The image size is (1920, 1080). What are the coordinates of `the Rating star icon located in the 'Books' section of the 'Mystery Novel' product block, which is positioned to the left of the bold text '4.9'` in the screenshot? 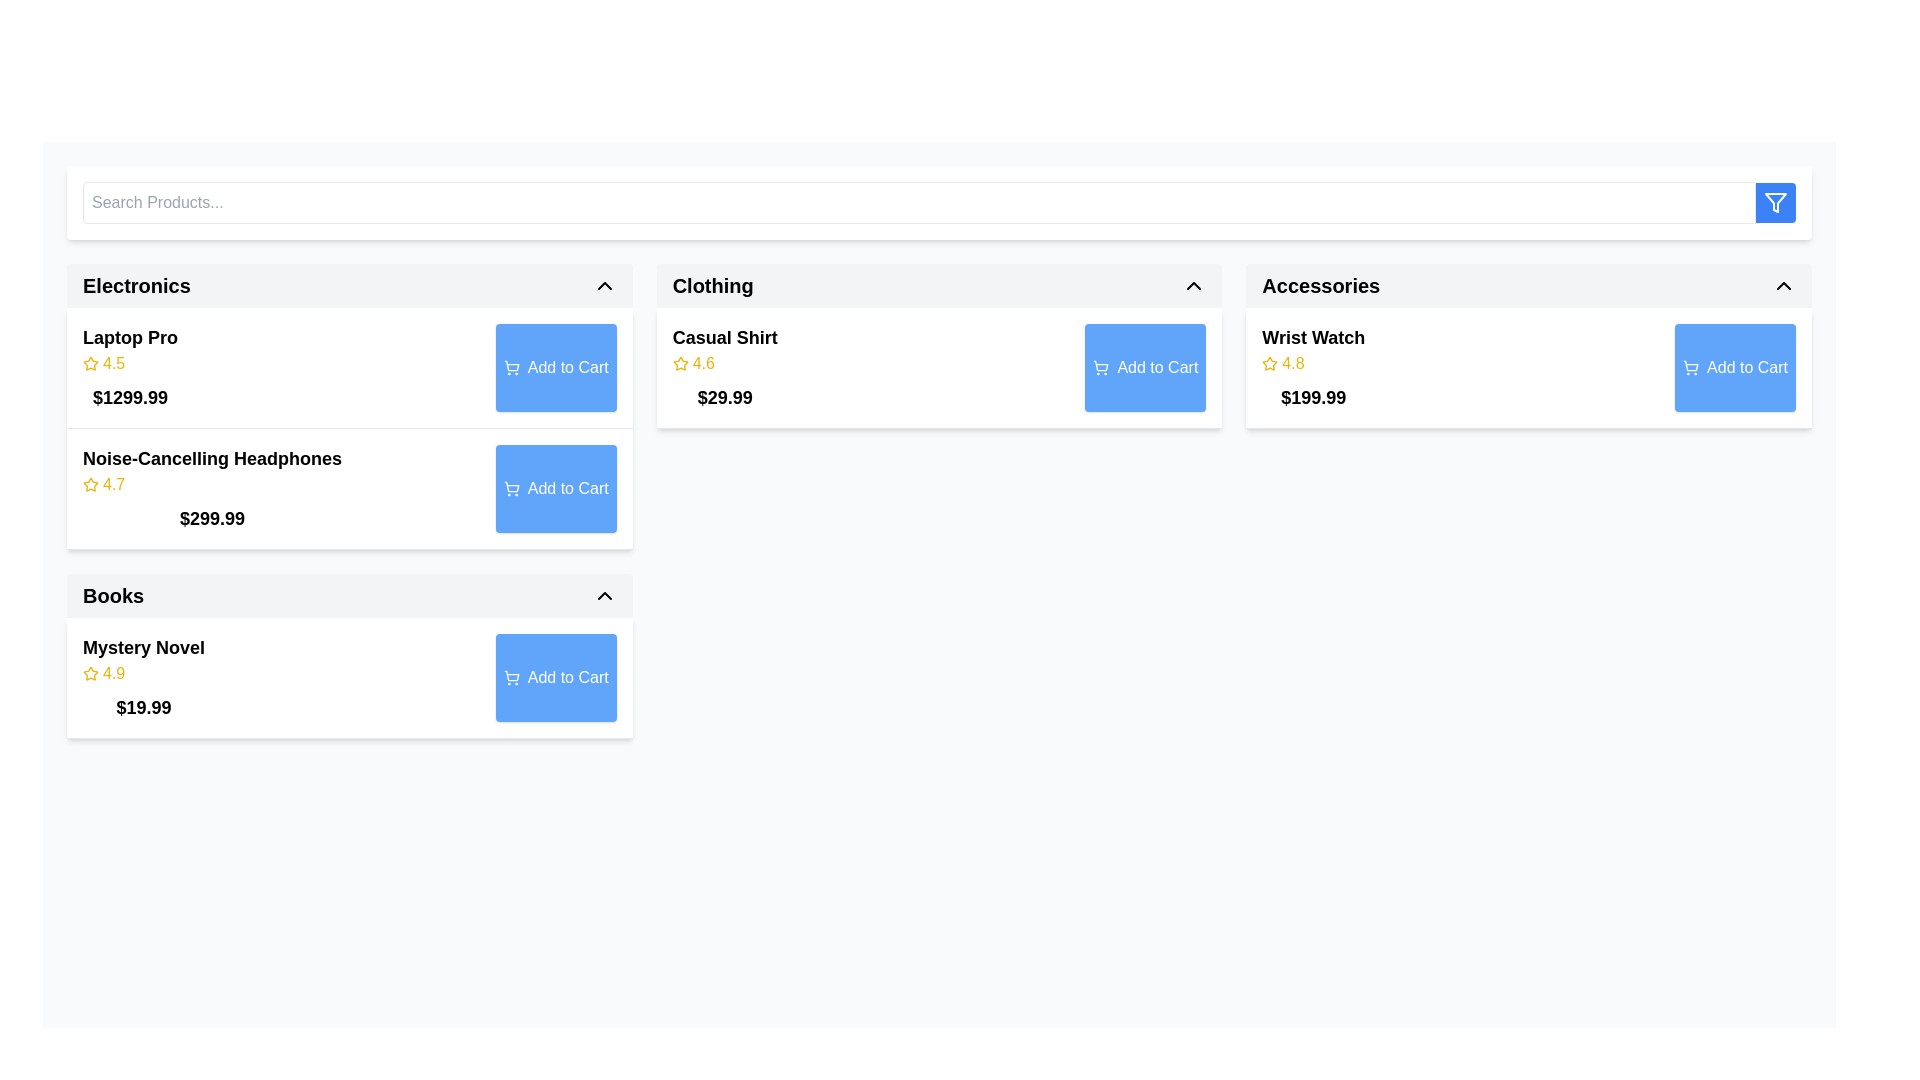 It's located at (90, 674).